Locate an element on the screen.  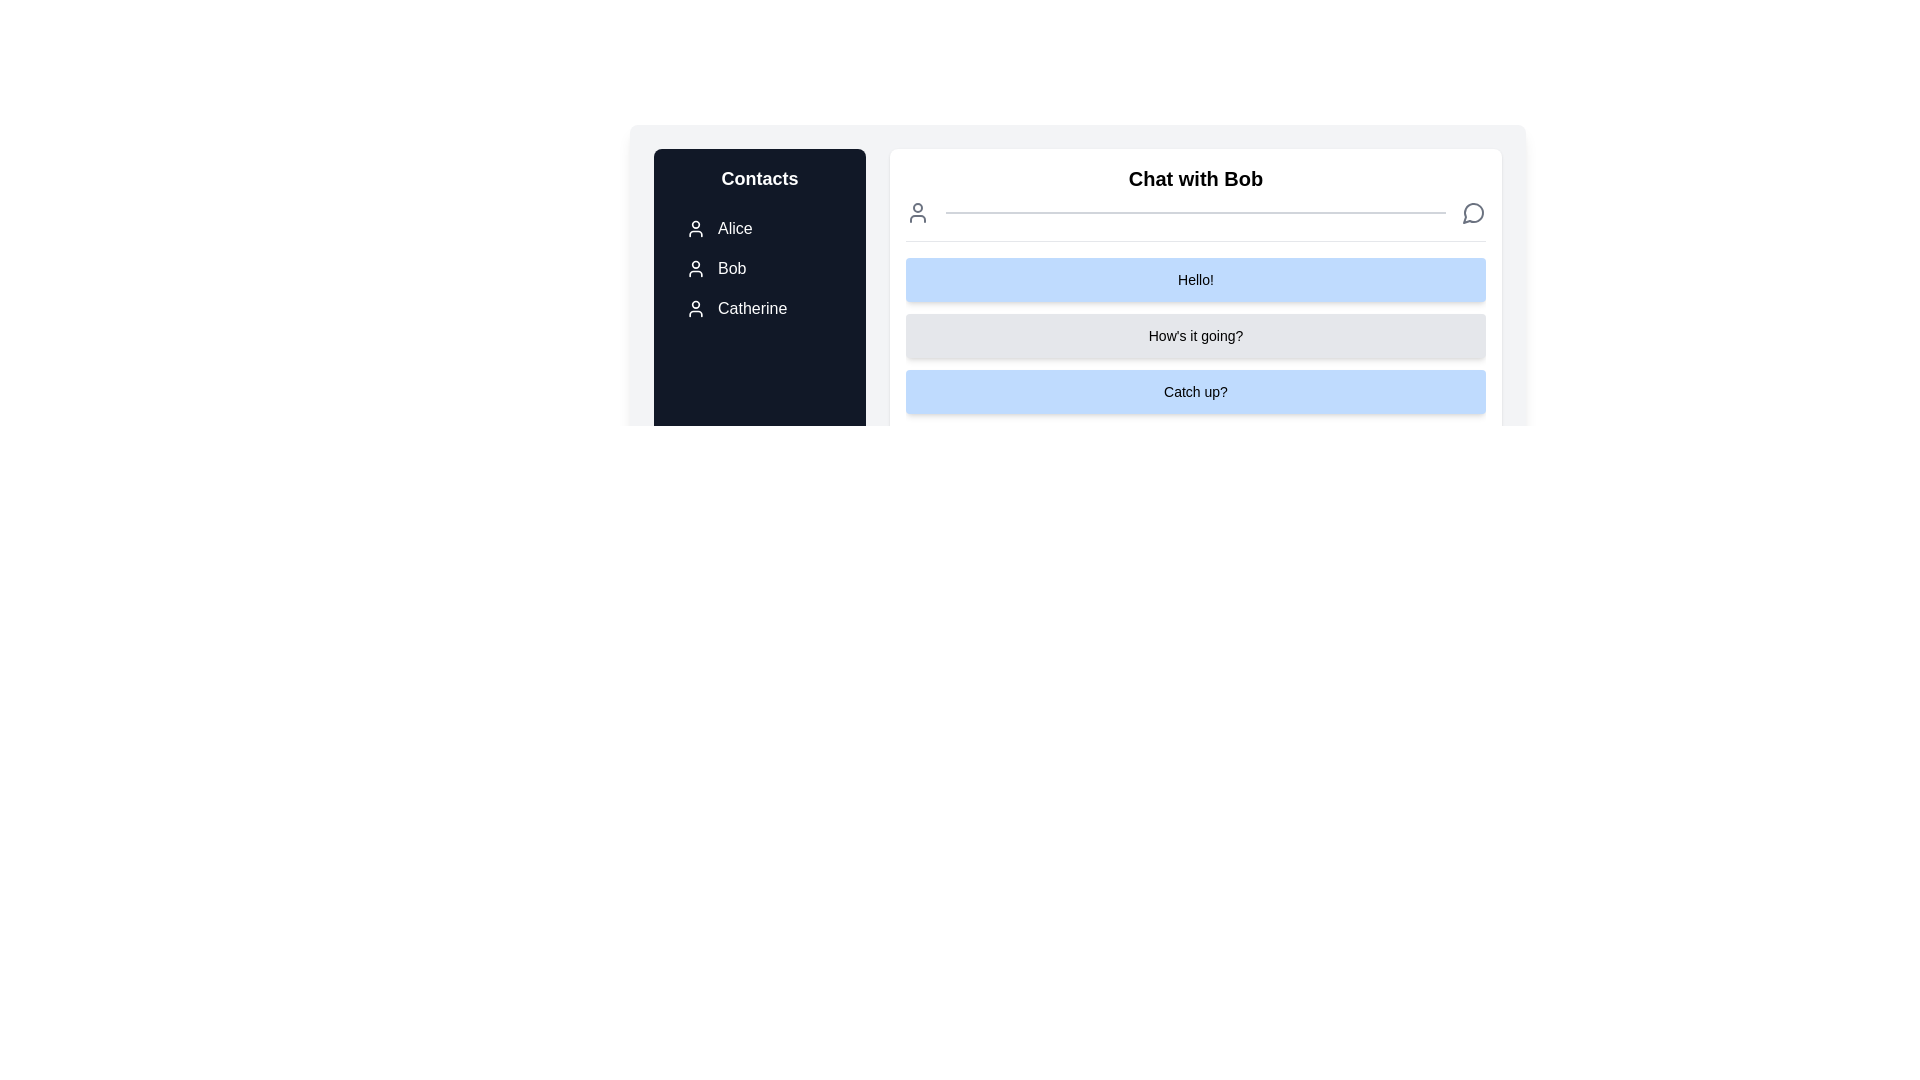
the Chat interface containing message items, which is located to the right of the contact list and displays messages from a conversation is located at coordinates (1077, 334).